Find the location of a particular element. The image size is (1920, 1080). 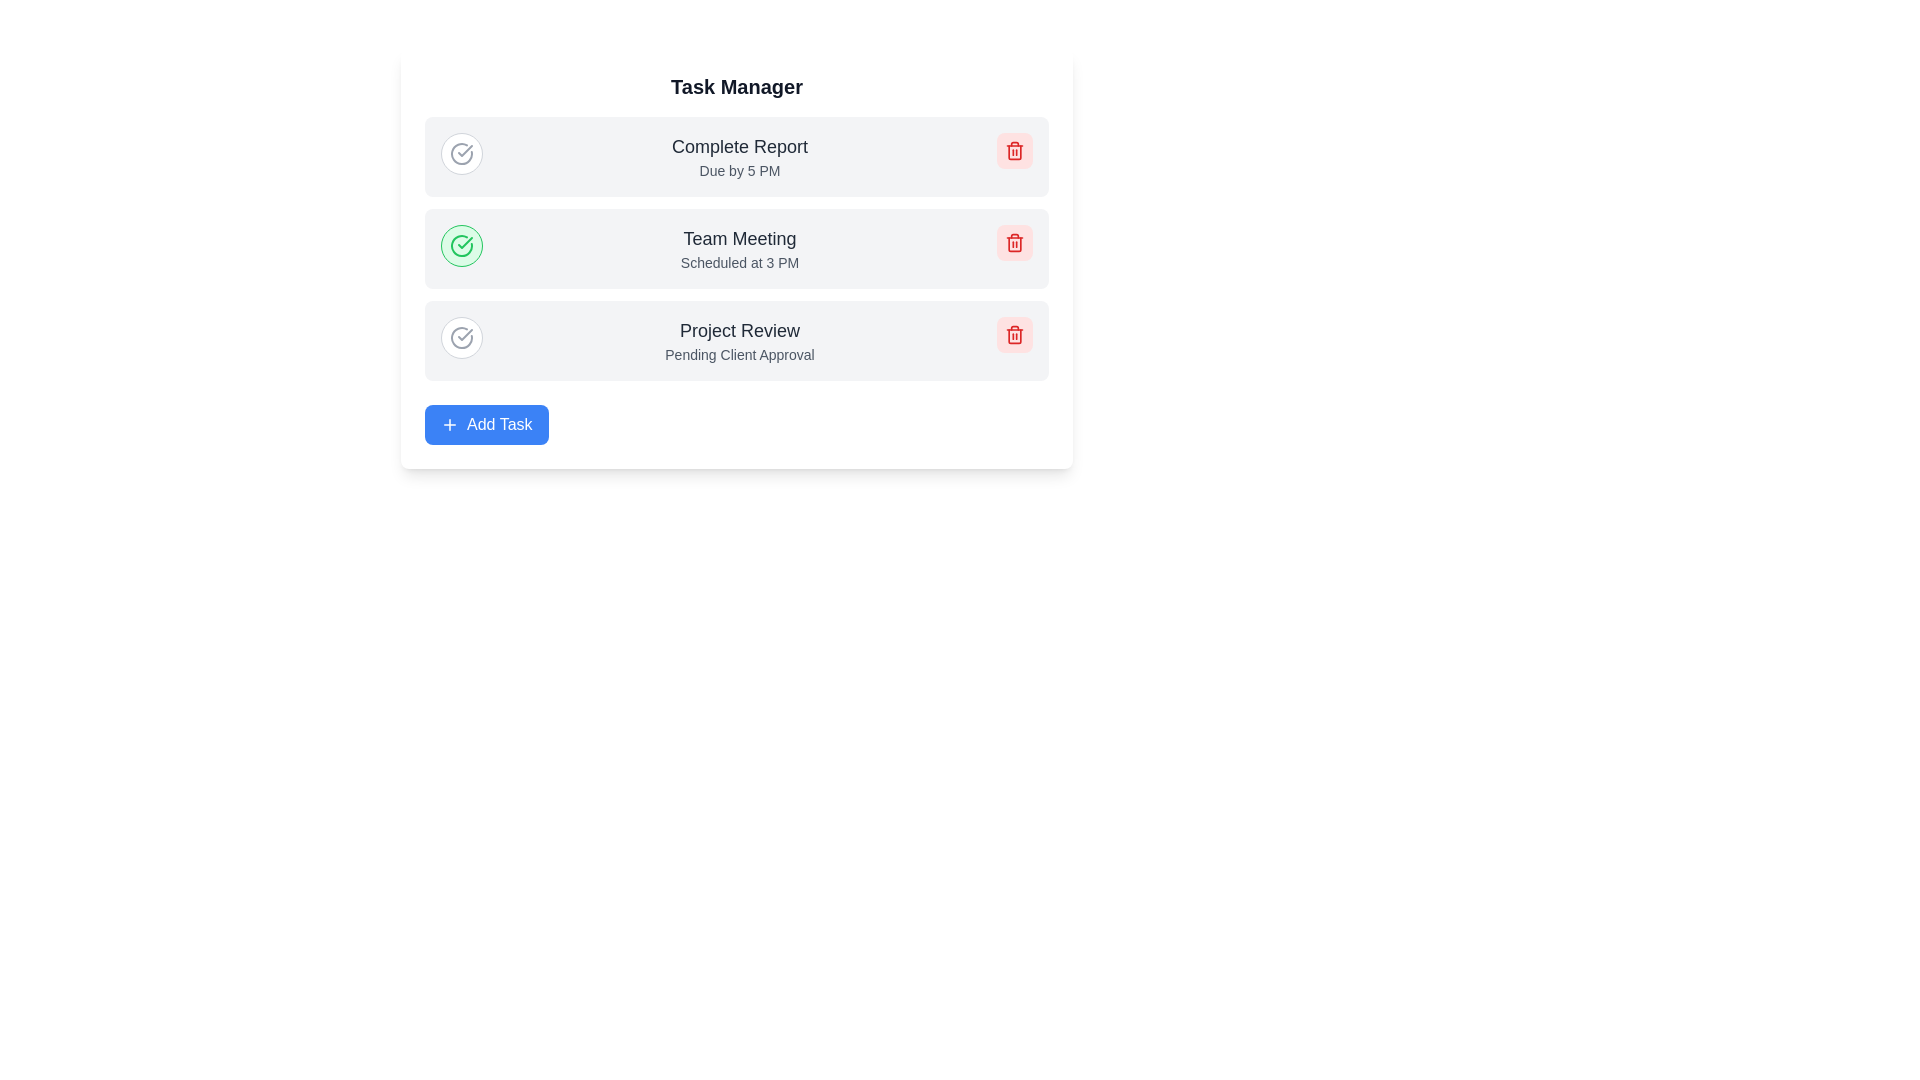

the curved rectangular part of the trash can icon, which is the main body of the can located in the right-side column of the task listing interface, aligned with the 'Complete Report' task is located at coordinates (1014, 150).